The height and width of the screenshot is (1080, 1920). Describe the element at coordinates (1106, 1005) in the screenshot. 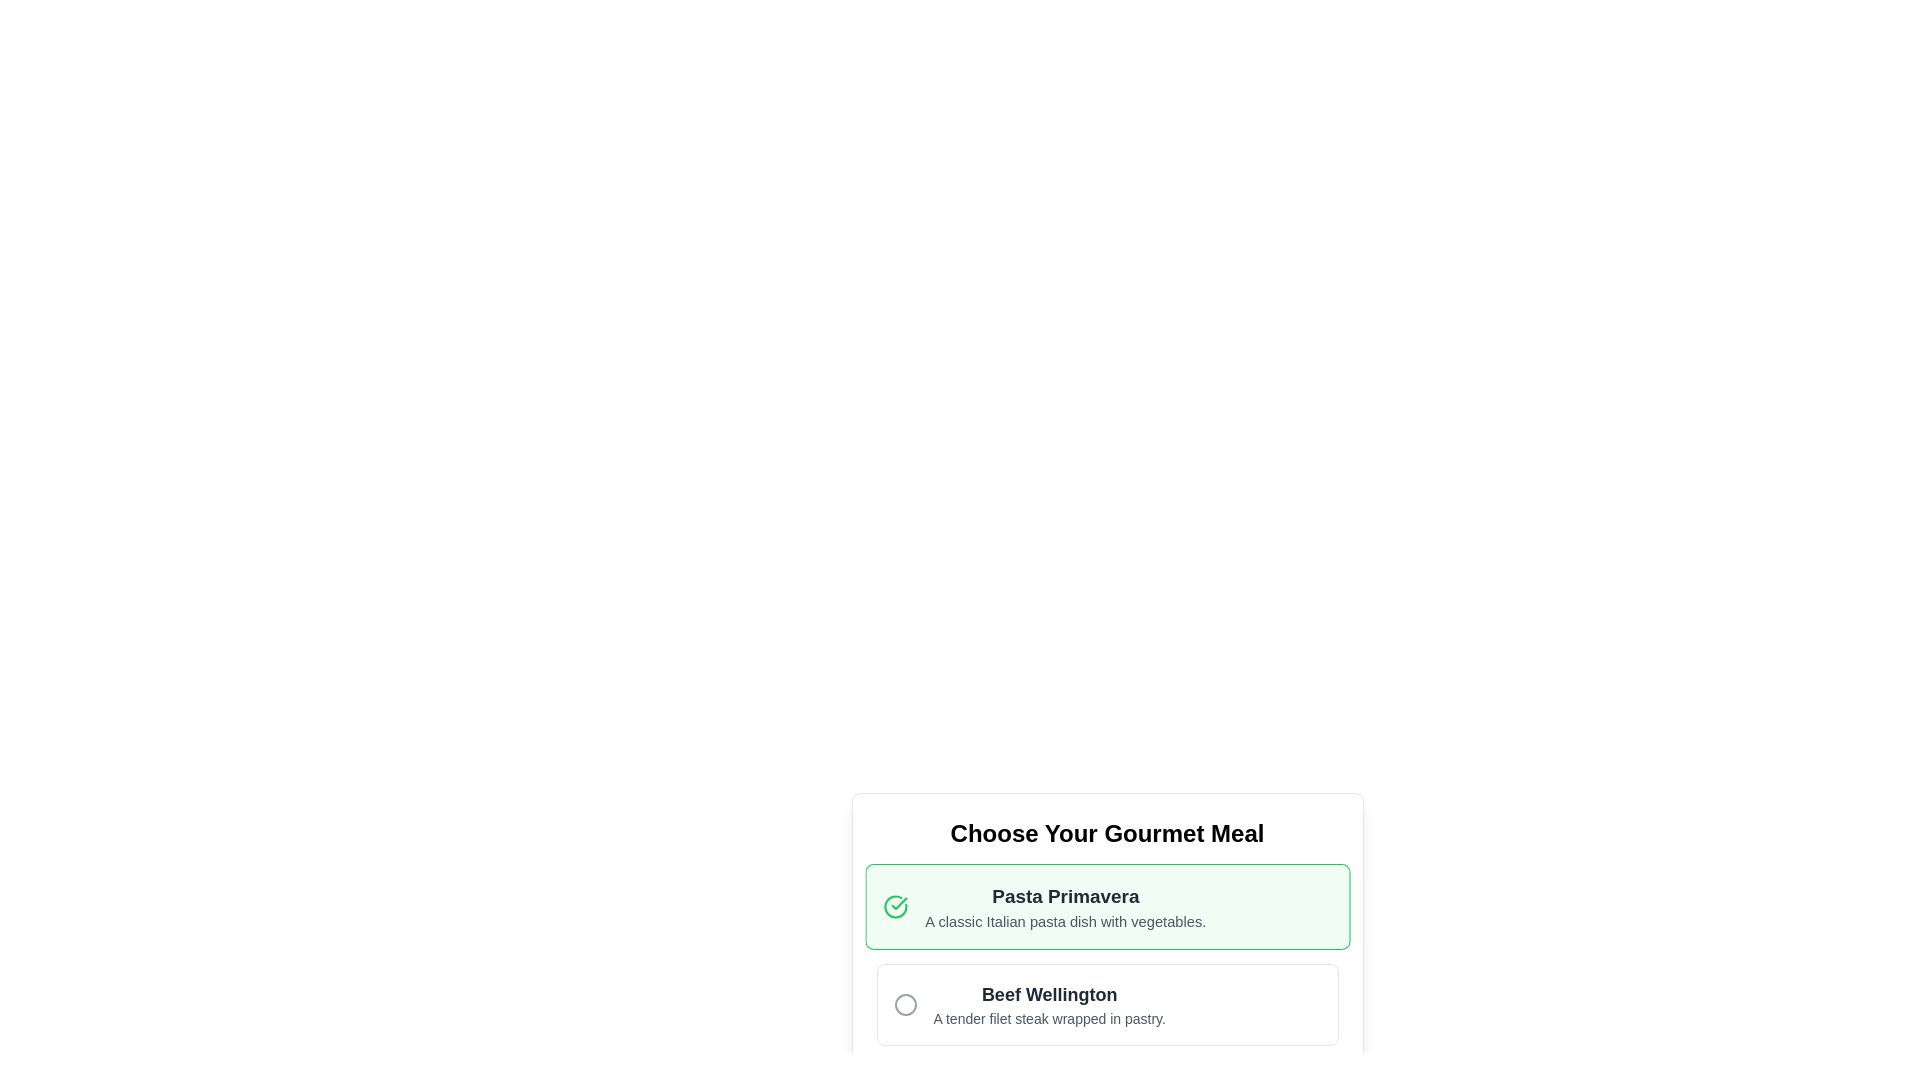

I see `the selection card for 'Beef Wellington', which is positioned directly below 'Pasta Primavera' in the meal selection interface` at that location.